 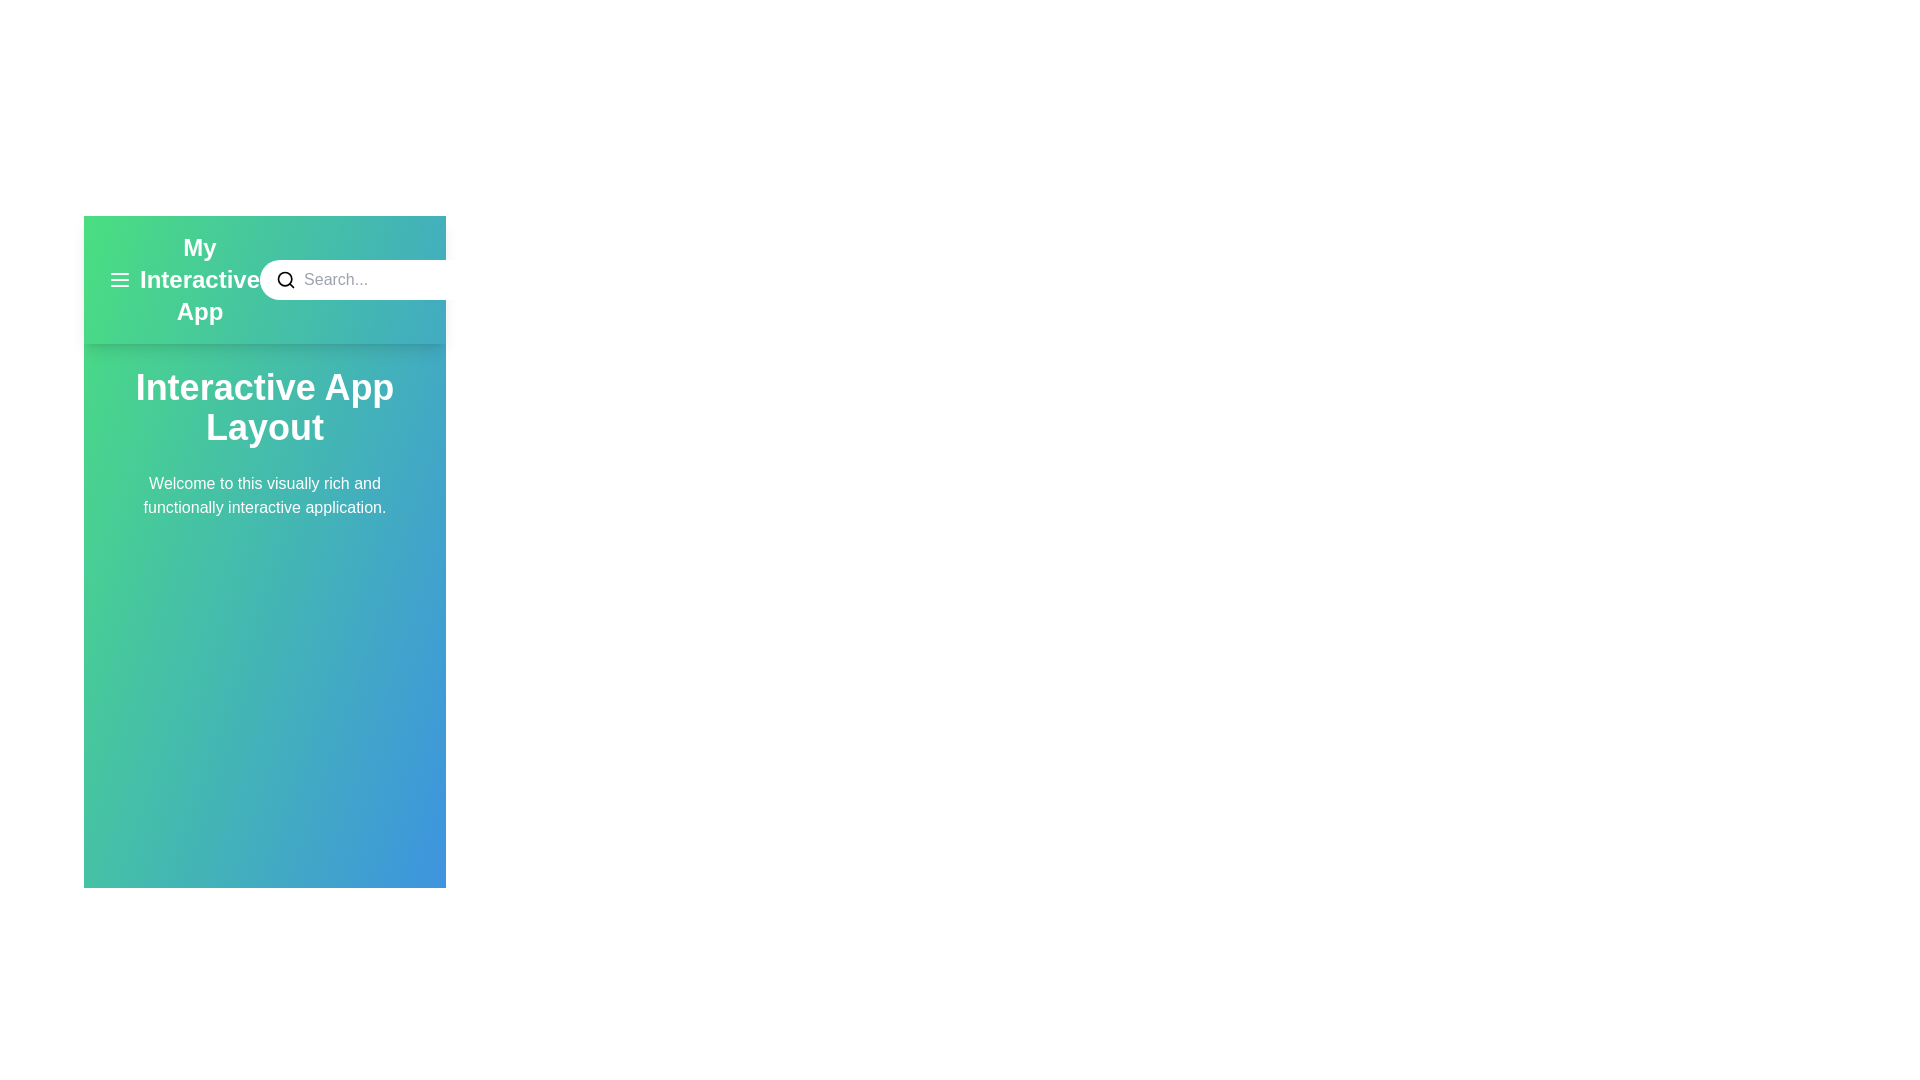 What do you see at coordinates (119, 280) in the screenshot?
I see `the menu toggle button to expand or collapse the menu` at bounding box center [119, 280].